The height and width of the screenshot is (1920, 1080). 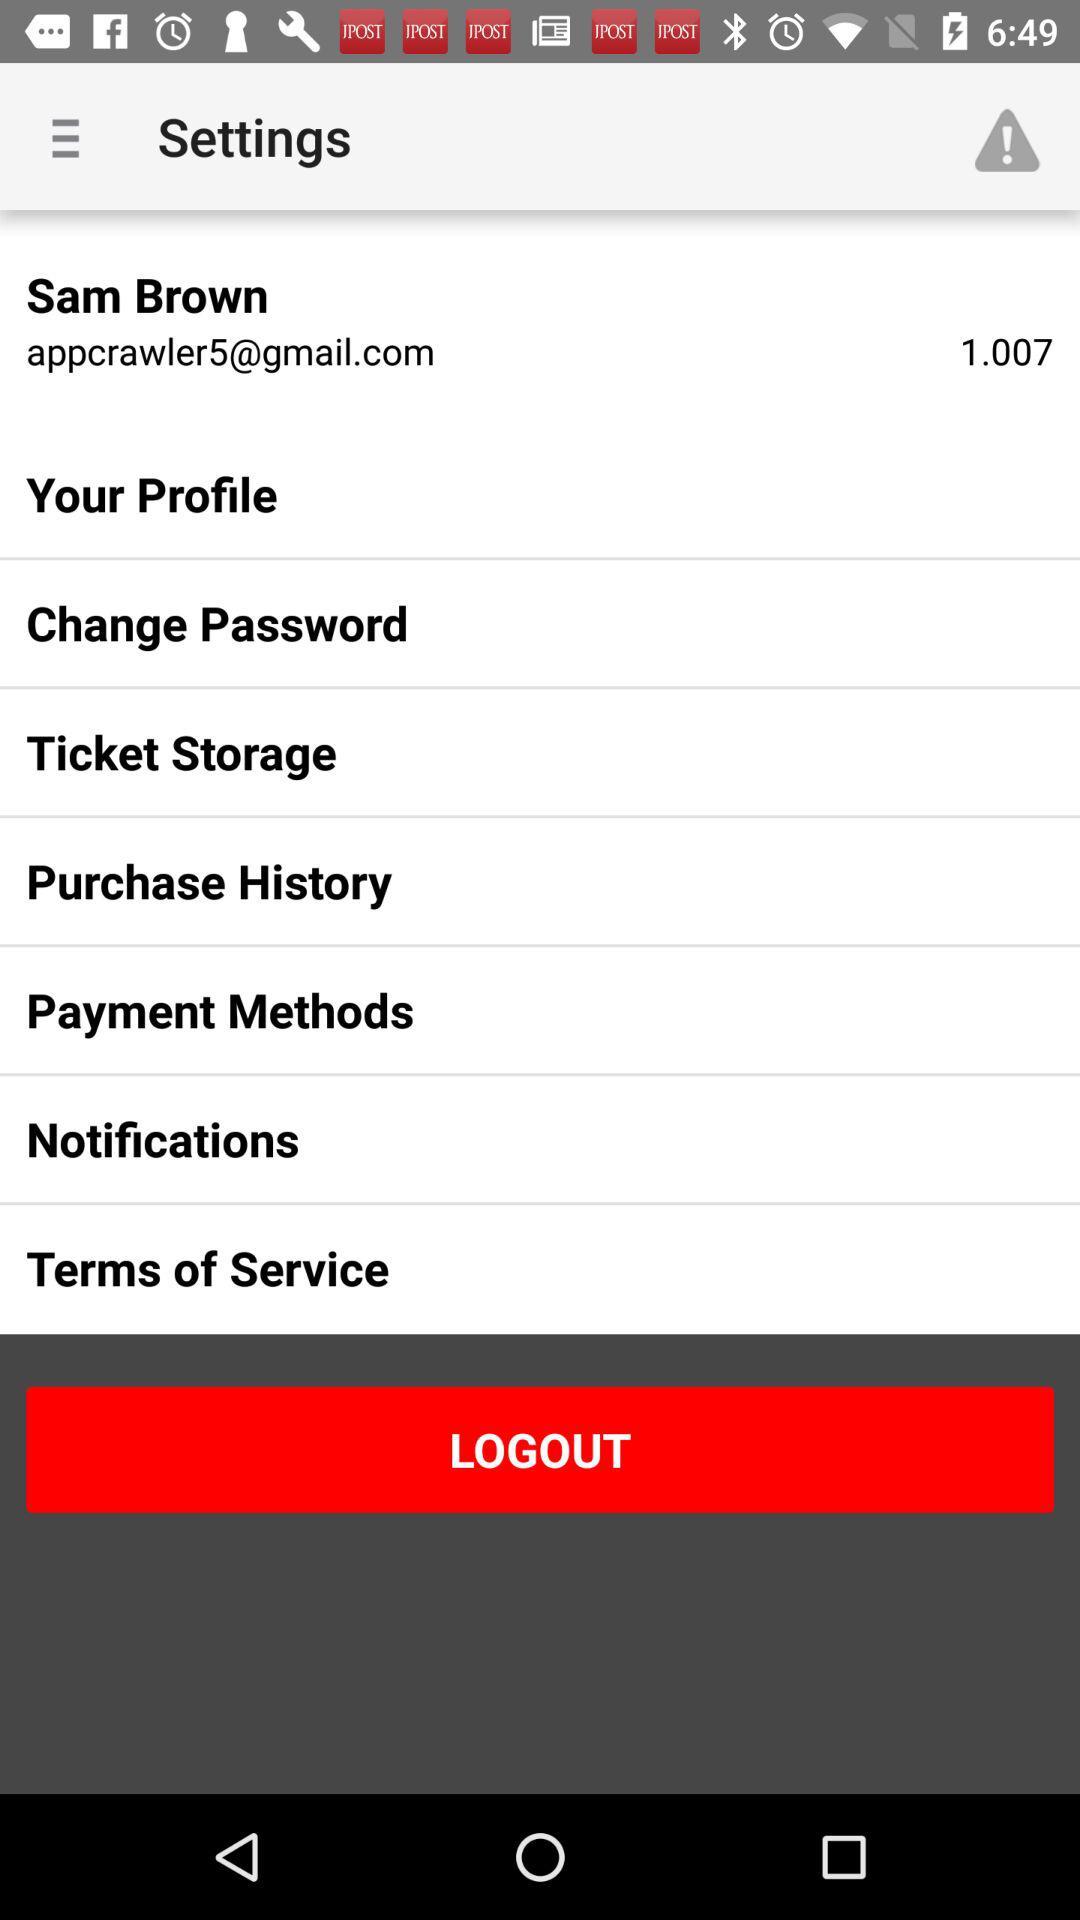 What do you see at coordinates (229, 350) in the screenshot?
I see `item below the sam brown icon` at bounding box center [229, 350].